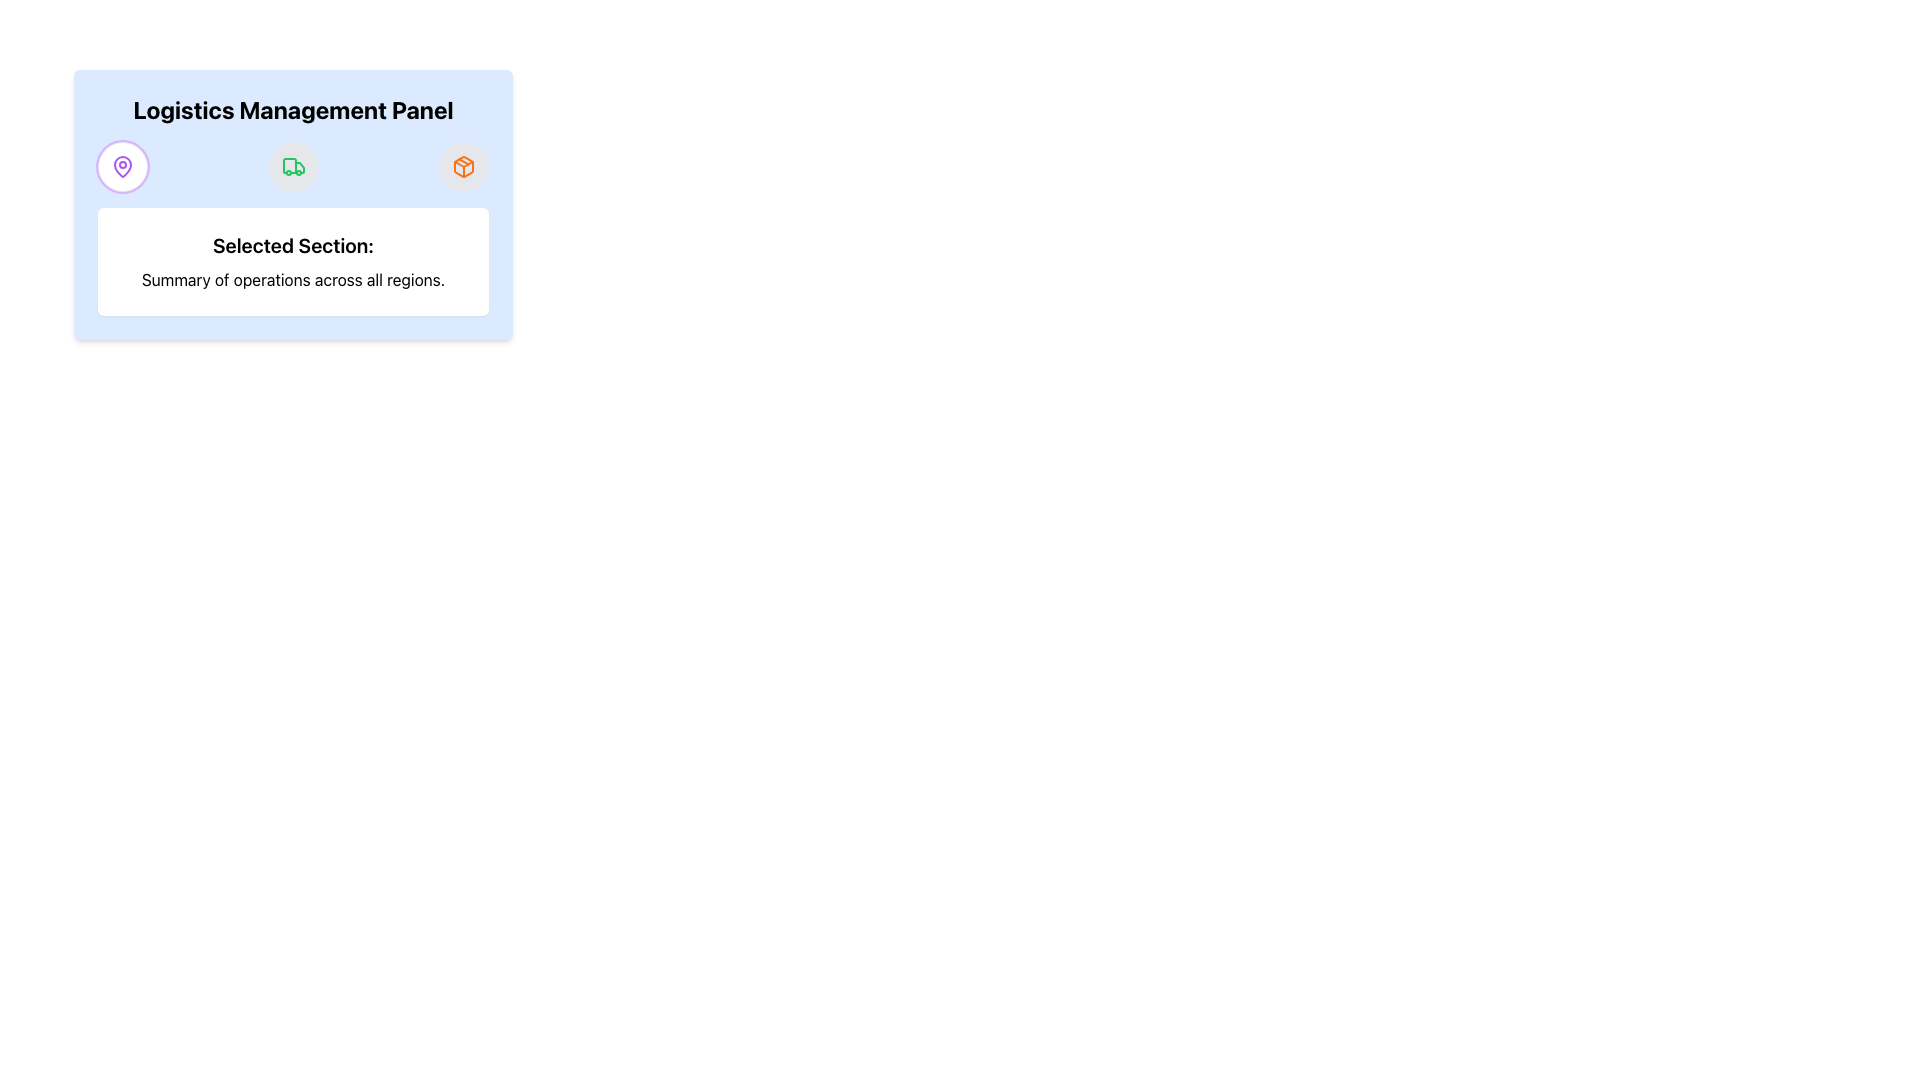 This screenshot has width=1920, height=1080. Describe the element at coordinates (122, 165) in the screenshot. I see `the leftmost circular button containing the SVG icon that represents a location or geolocation feature in the blue 'Logistics Management Panel'` at that location.